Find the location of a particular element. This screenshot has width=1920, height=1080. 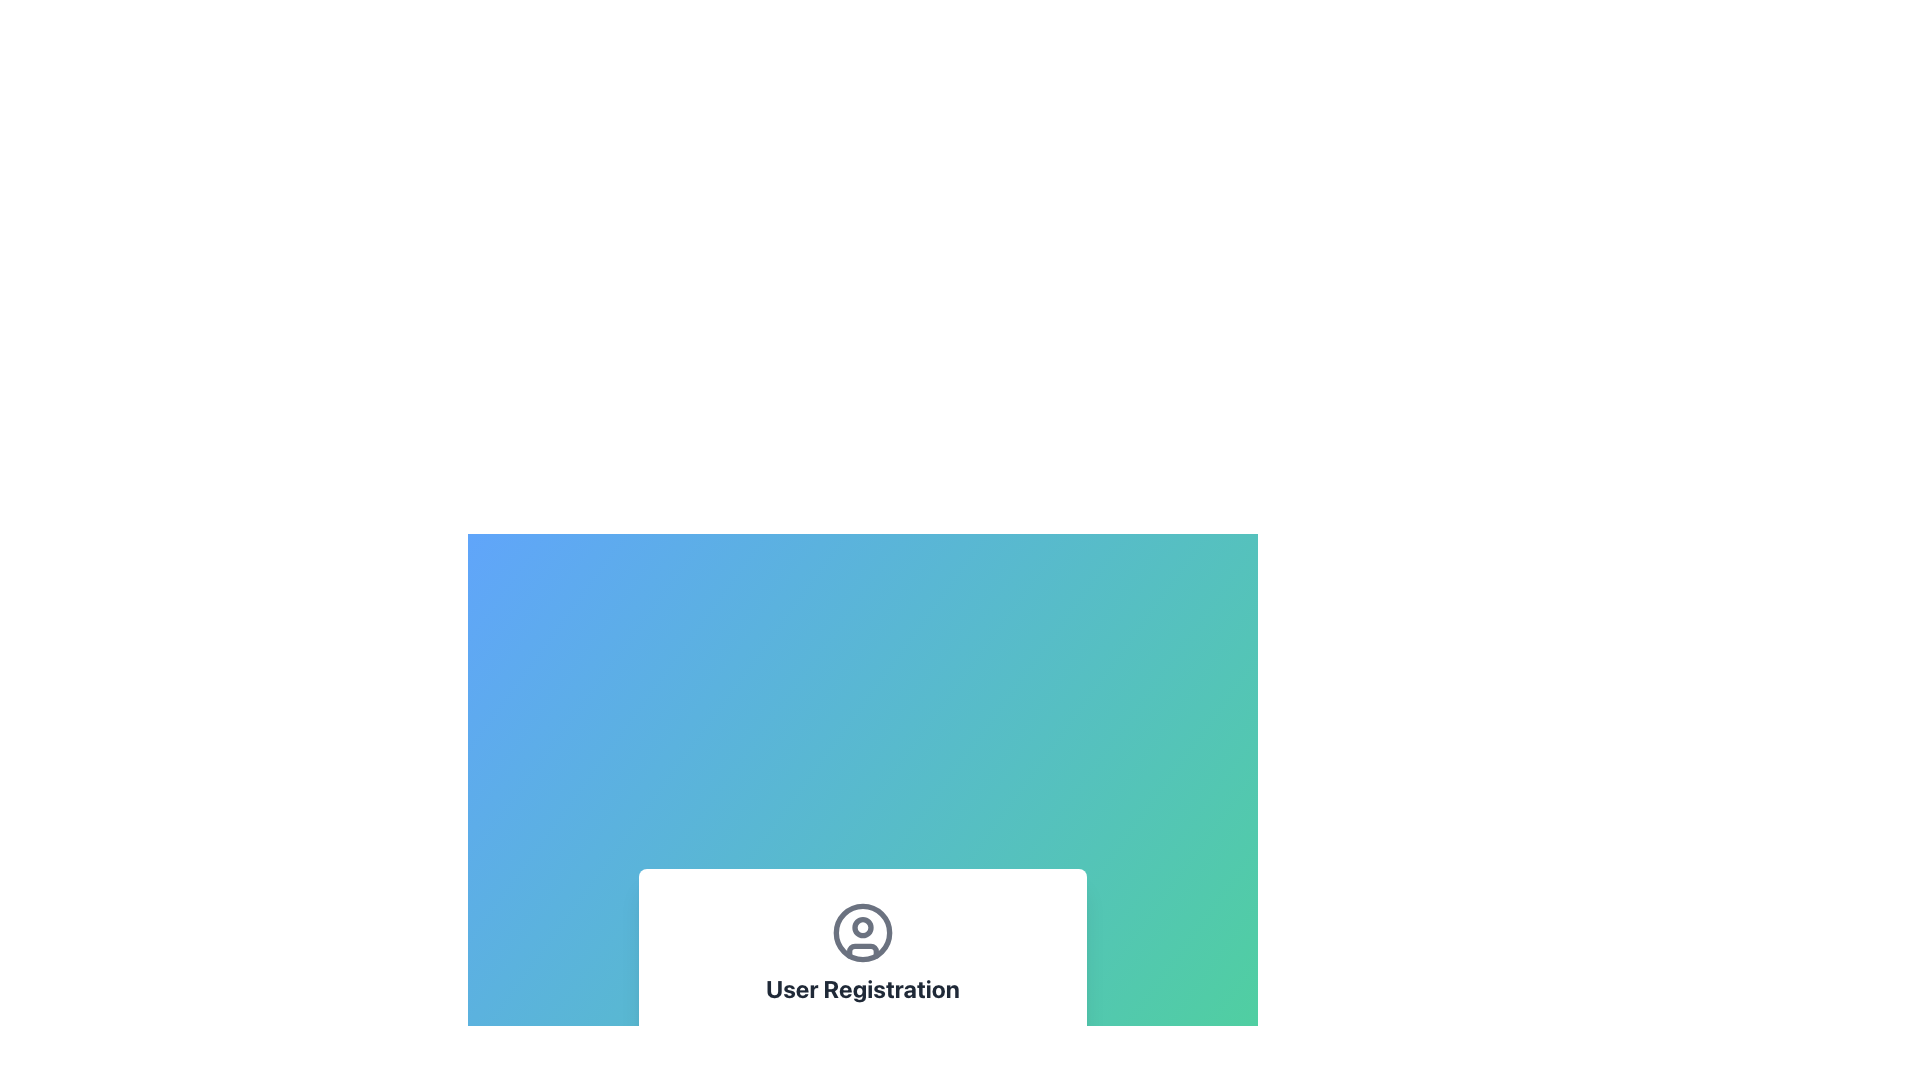

the torso representation within the user silhouette icon located at the center bottom of the circular user profile icon is located at coordinates (863, 948).